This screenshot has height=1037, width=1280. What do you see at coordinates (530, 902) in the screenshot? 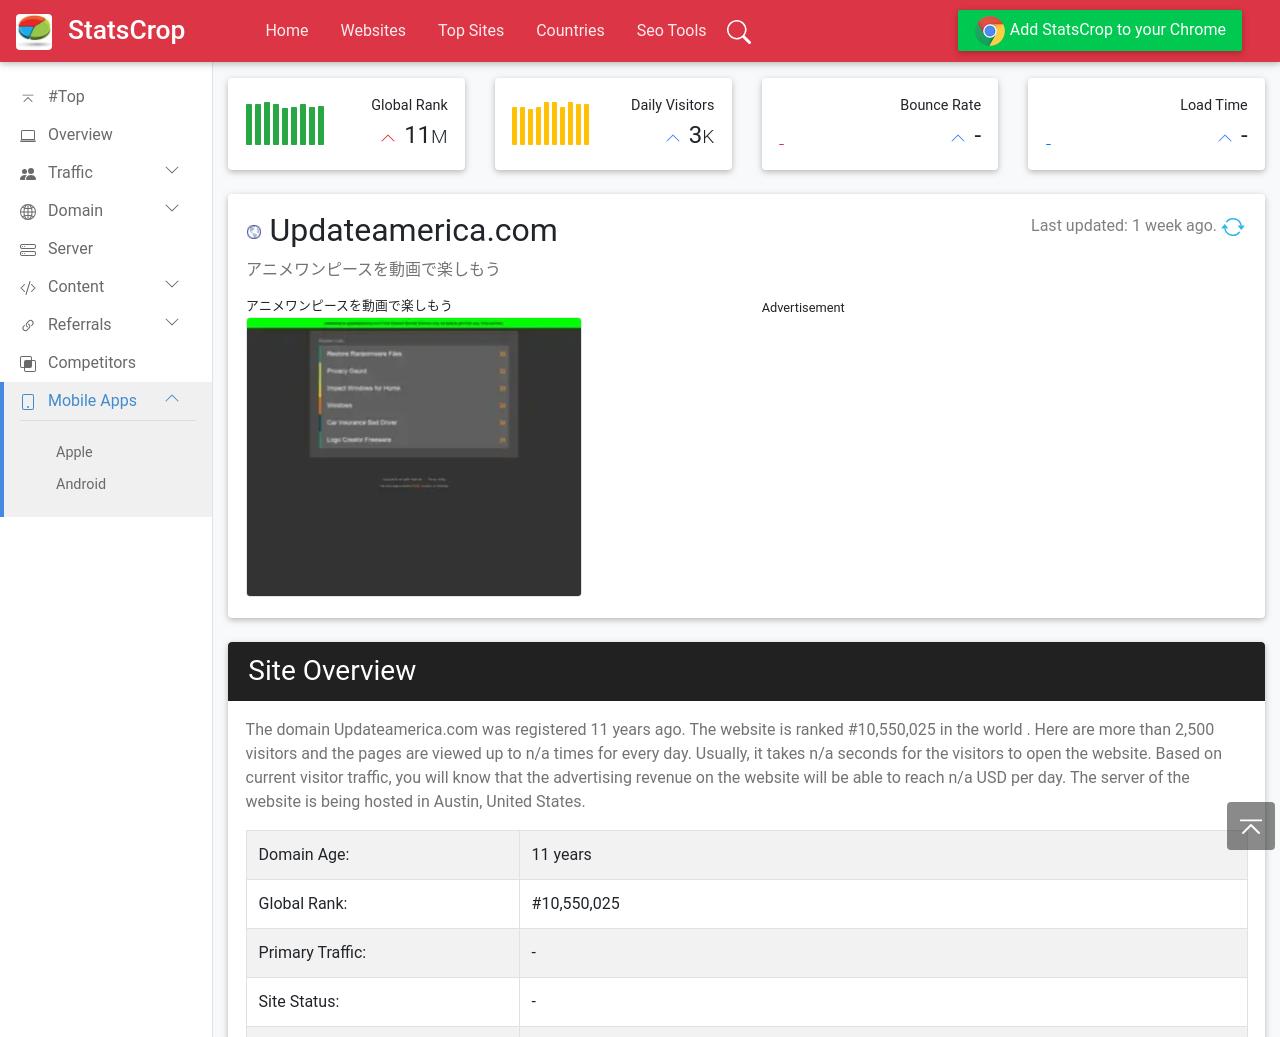
I see `'#10,550,025'` at bounding box center [530, 902].